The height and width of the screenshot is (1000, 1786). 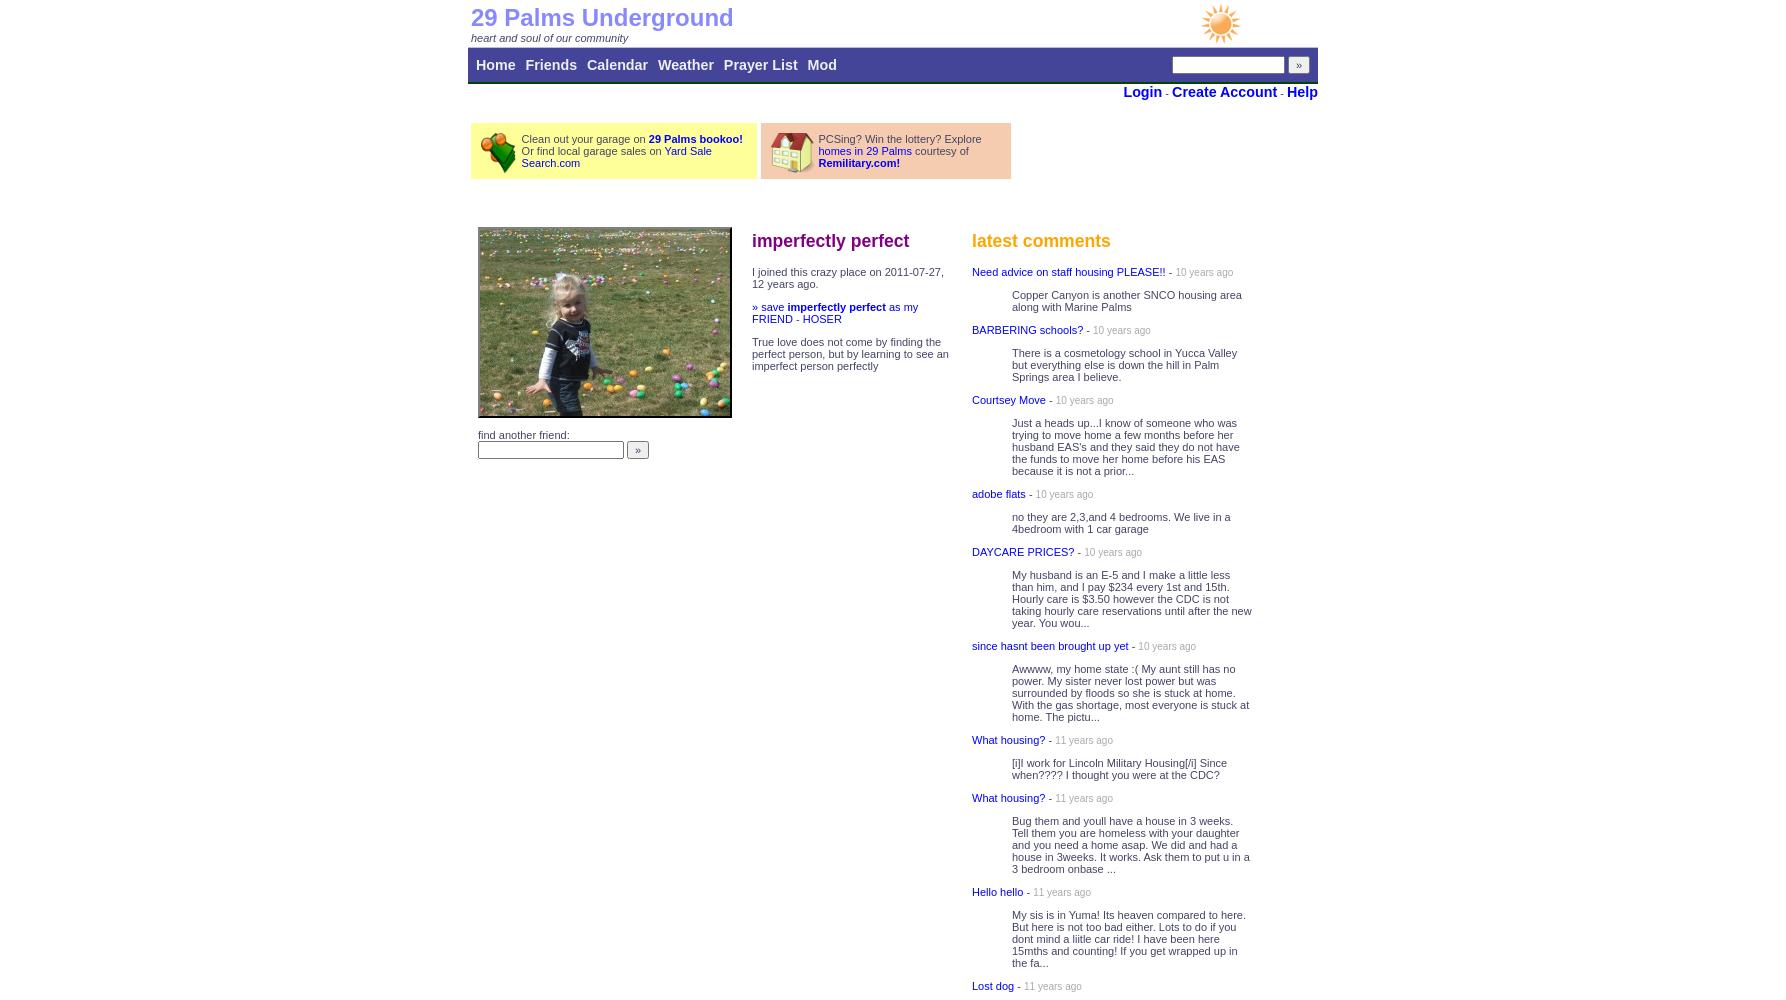 I want to click on '29 Palms bookoo!', so click(x=647, y=139).